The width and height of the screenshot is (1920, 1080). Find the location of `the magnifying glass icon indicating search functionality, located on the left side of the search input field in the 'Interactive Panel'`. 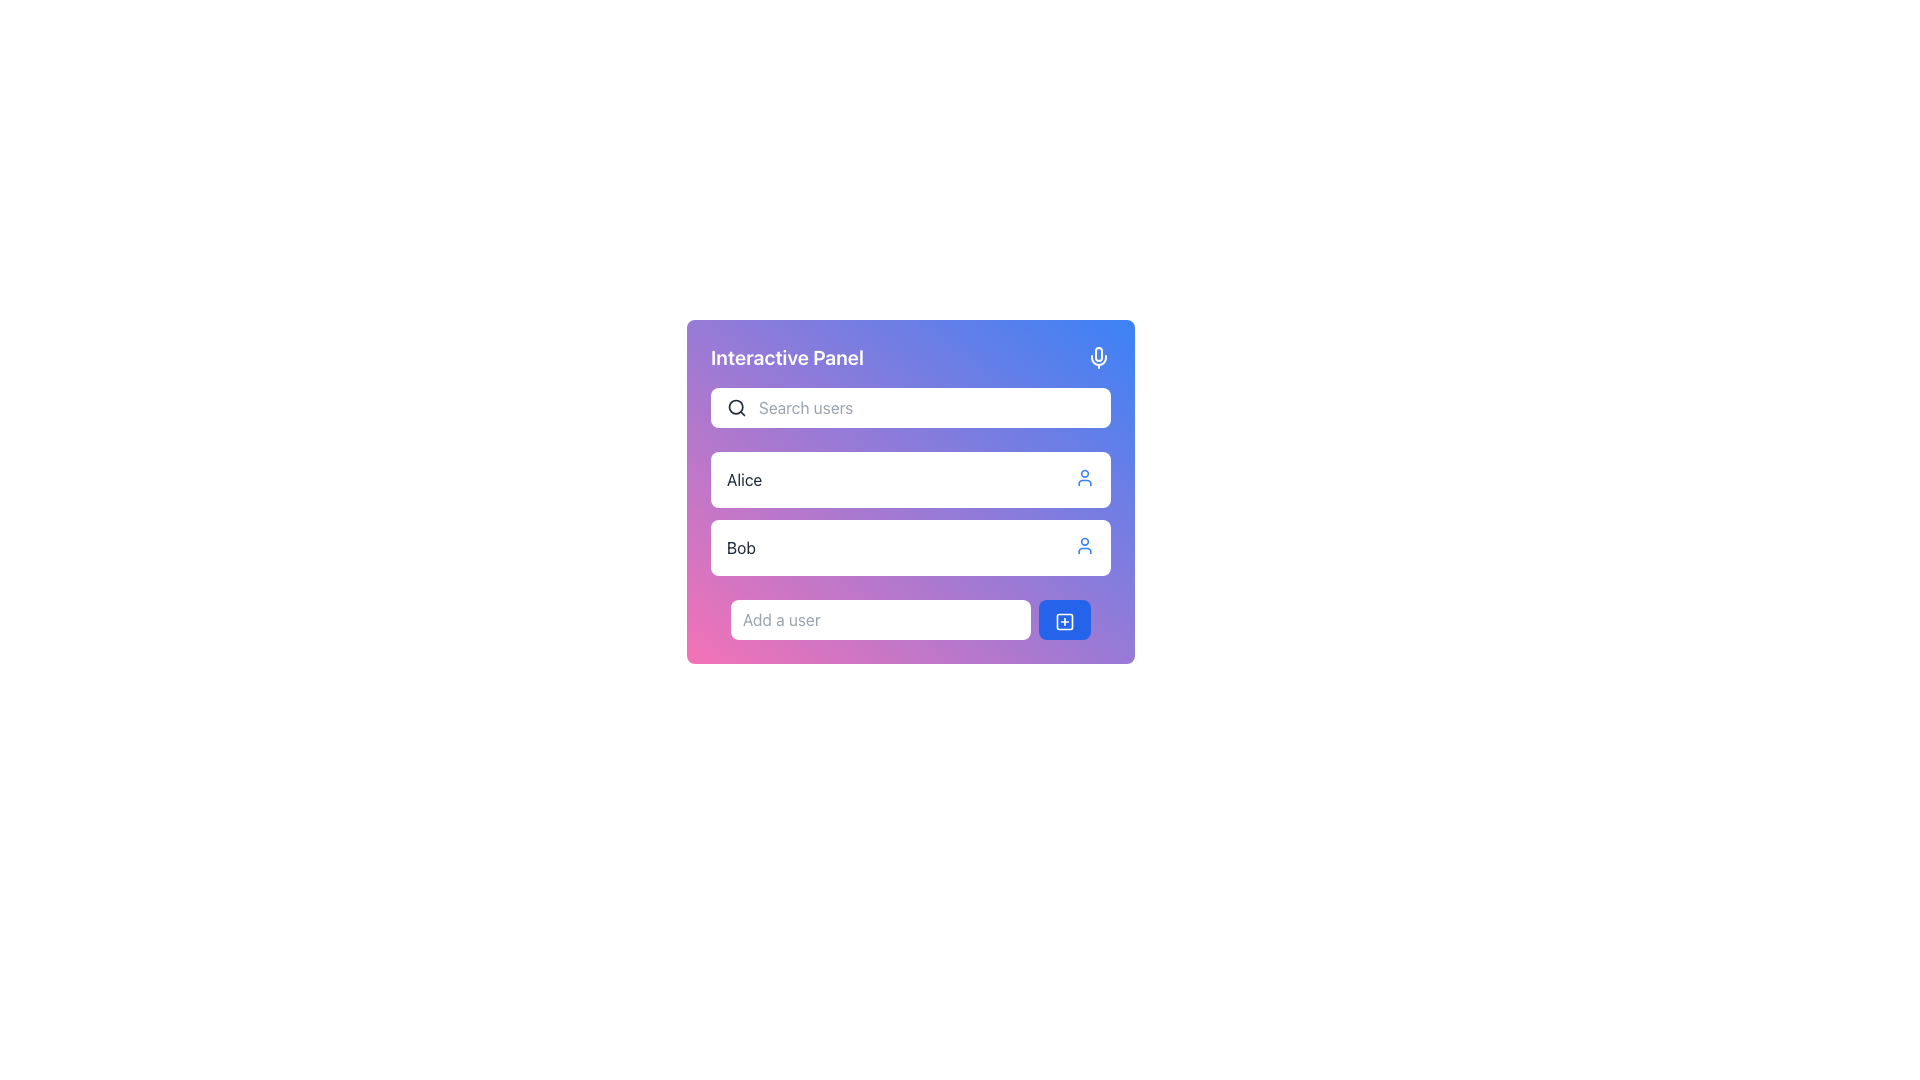

the magnifying glass icon indicating search functionality, located on the left side of the search input field in the 'Interactive Panel' is located at coordinates (736, 407).